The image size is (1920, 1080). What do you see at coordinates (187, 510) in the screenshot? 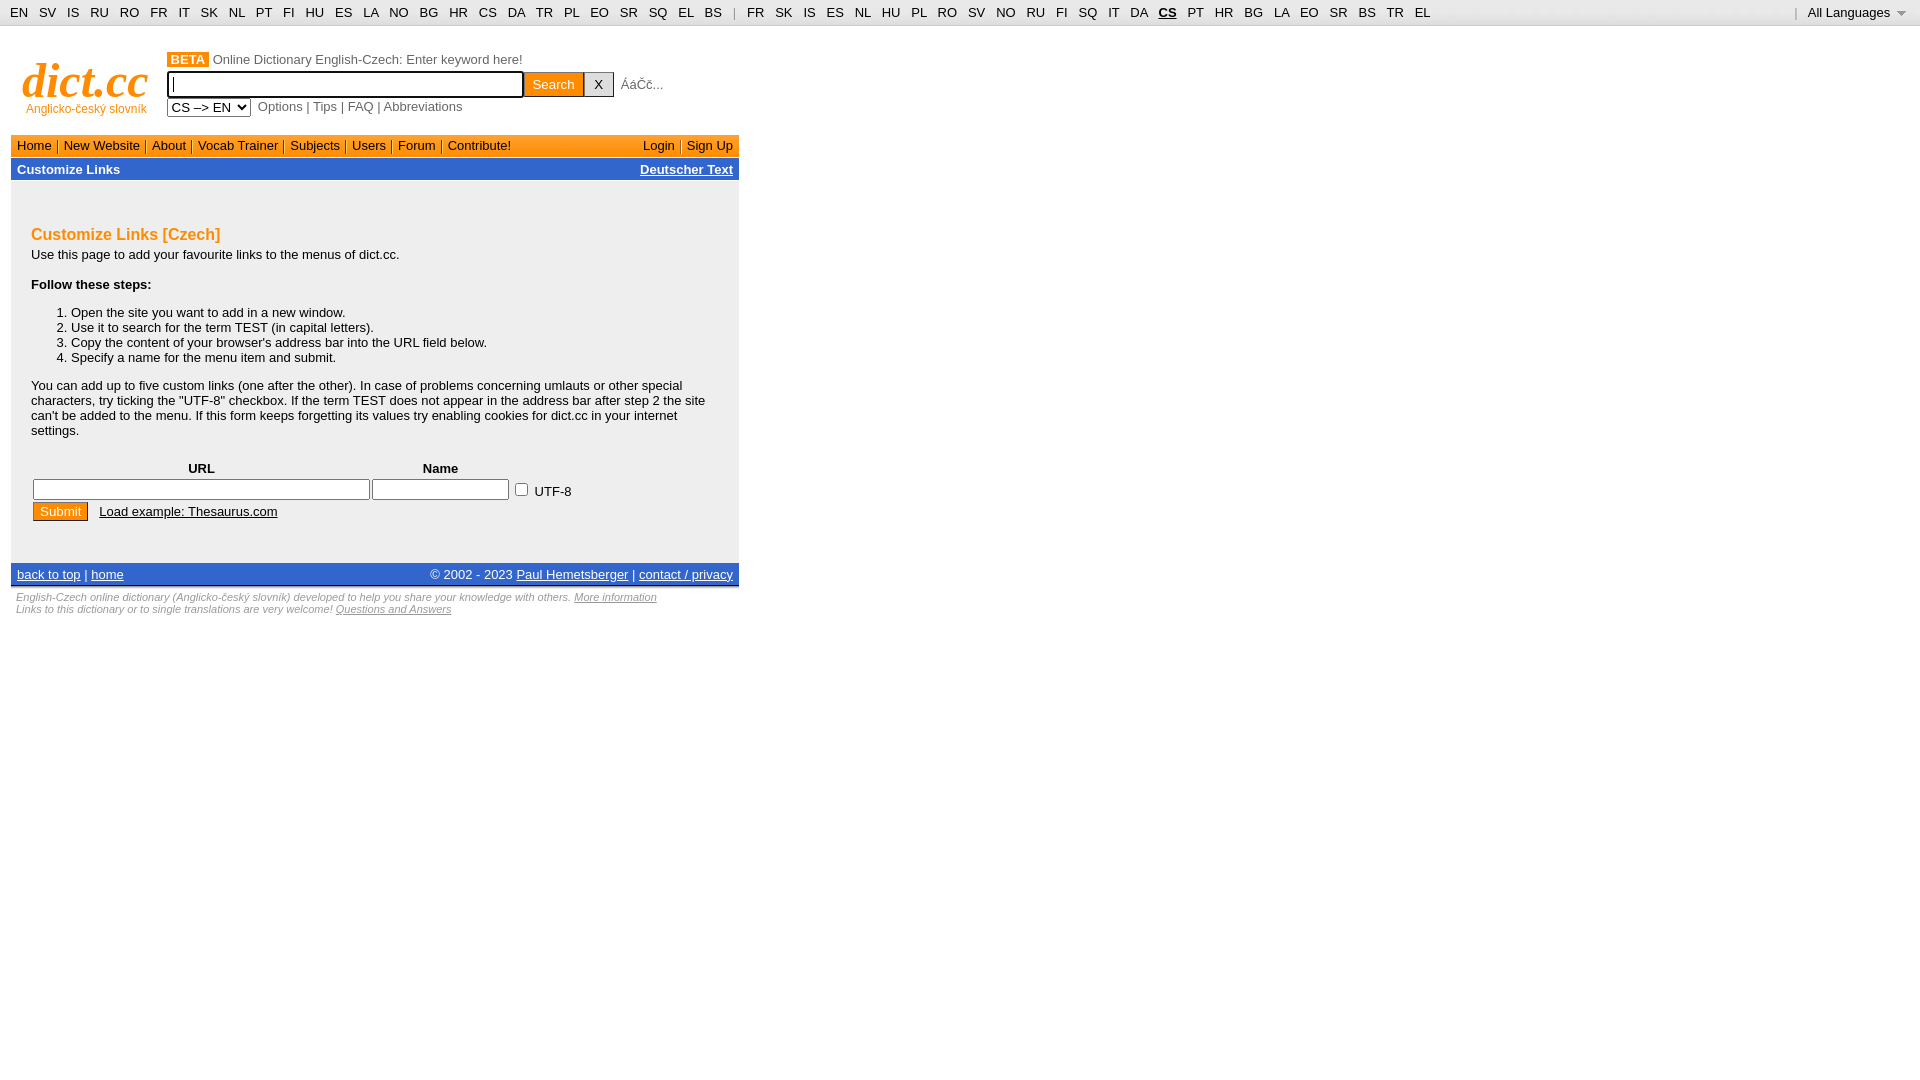
I see `'Load example: Thesaurus.com'` at bounding box center [187, 510].